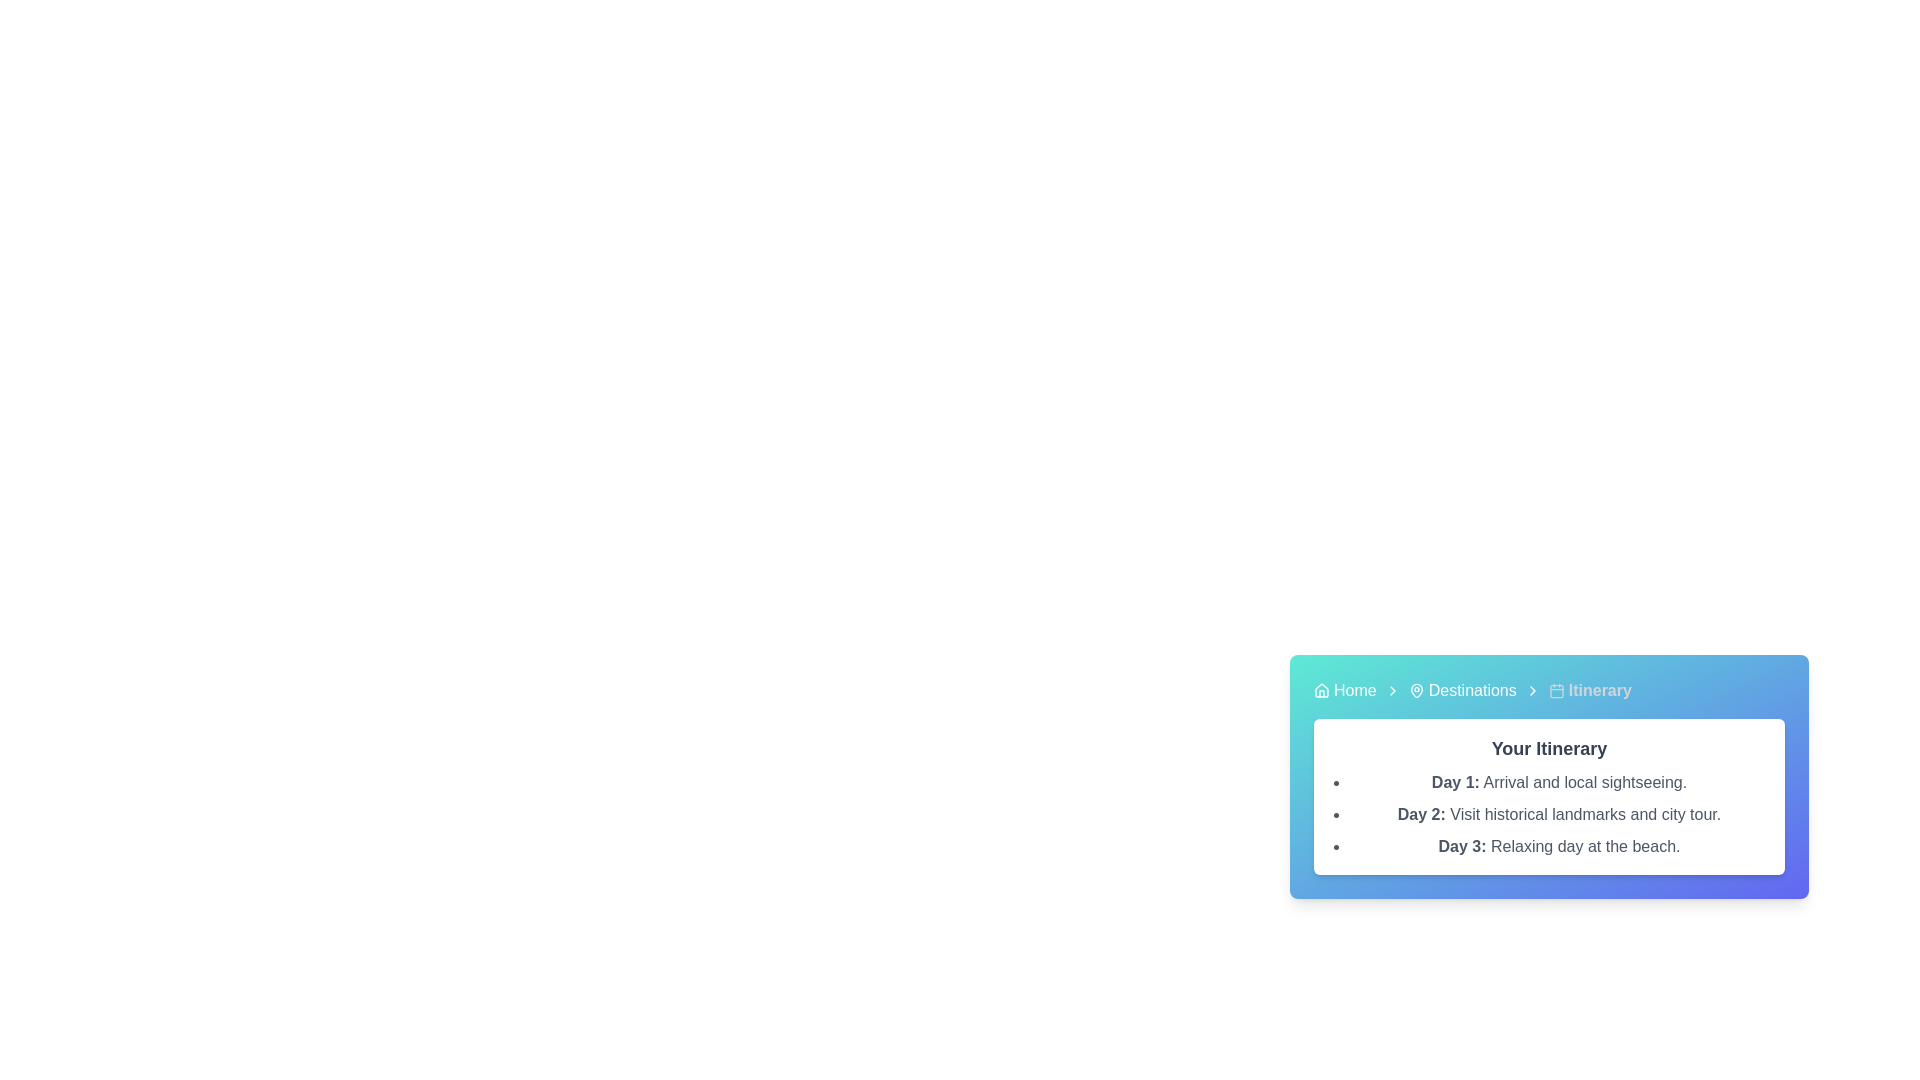 The height and width of the screenshot is (1080, 1920). Describe the element at coordinates (1355, 689) in the screenshot. I see `the hyperlink located in the breadcrumb navigation bar, which appears after a house icon and before another breadcrumb link` at that location.